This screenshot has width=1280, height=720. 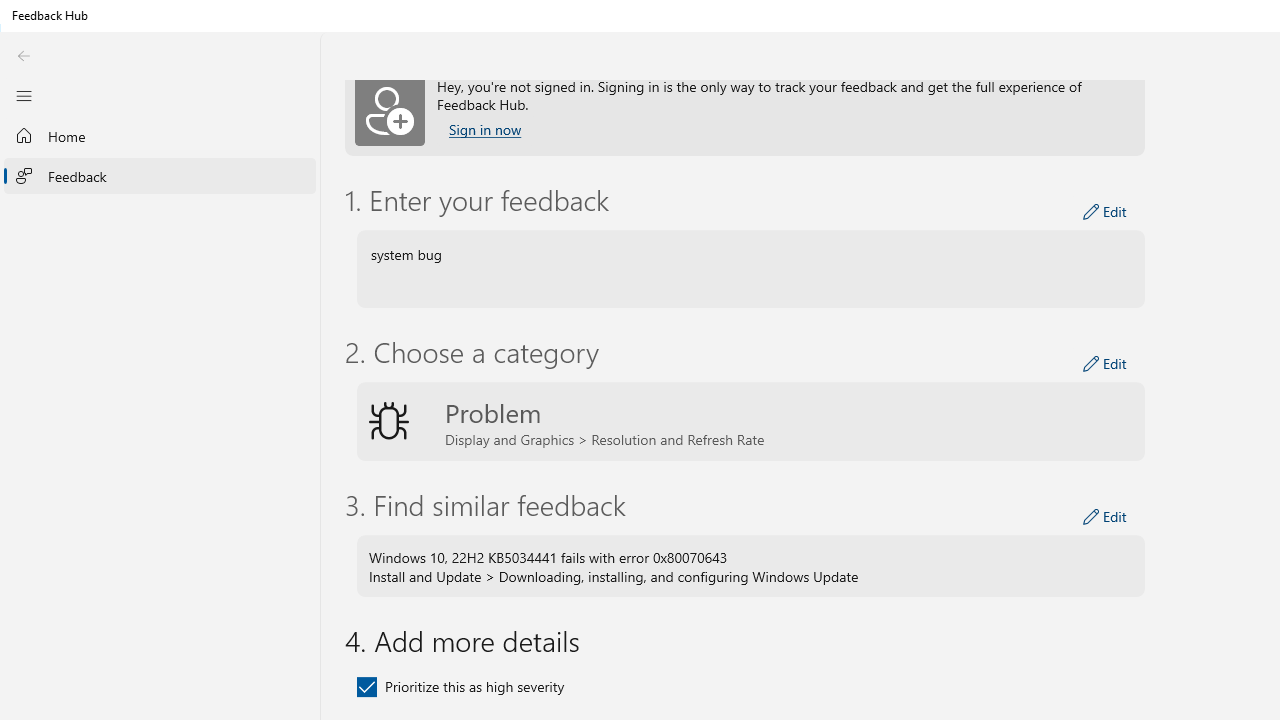 I want to click on 'Back', so click(x=23, y=55).